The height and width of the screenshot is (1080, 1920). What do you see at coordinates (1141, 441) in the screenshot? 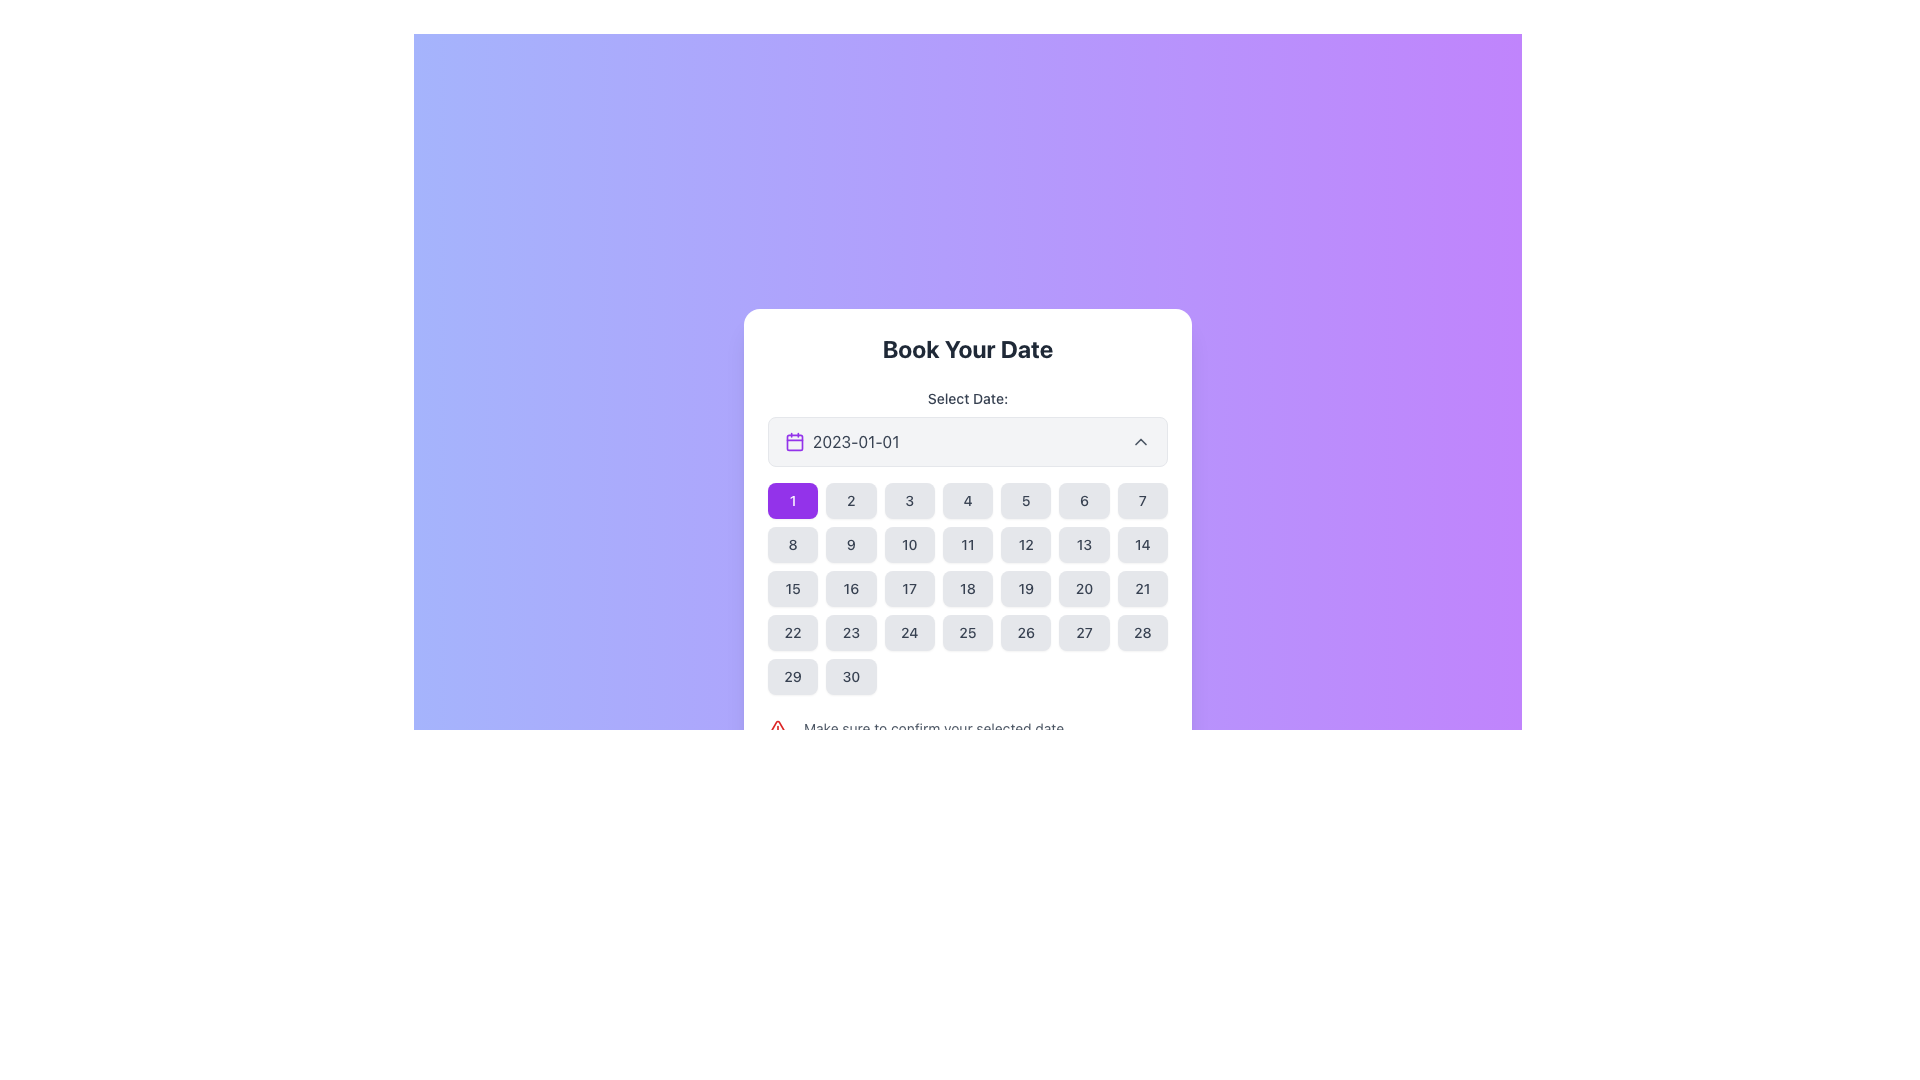
I see `the small chevron-up icon located at the far right of the 'Select Date' section, adjacent to the date '2023-01-01'` at bounding box center [1141, 441].